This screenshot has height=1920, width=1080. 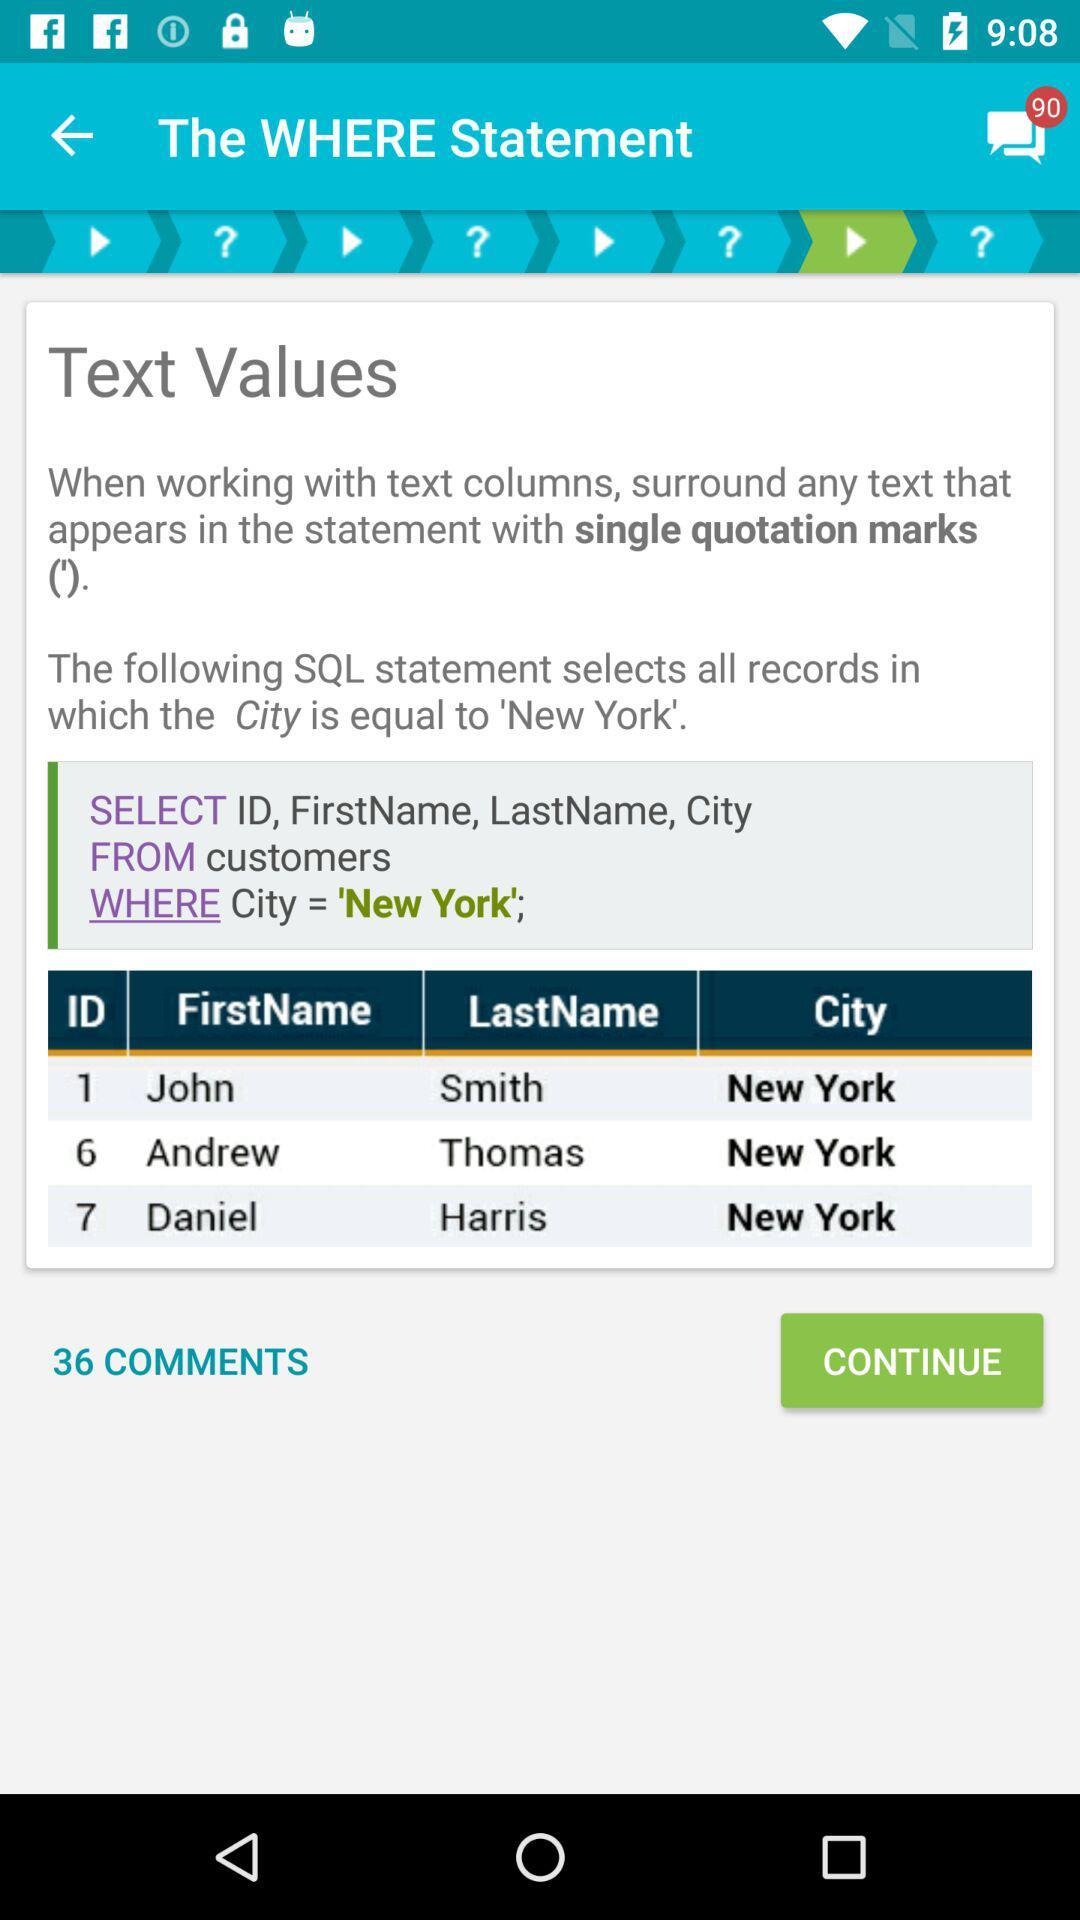 I want to click on the help icon, so click(x=224, y=240).